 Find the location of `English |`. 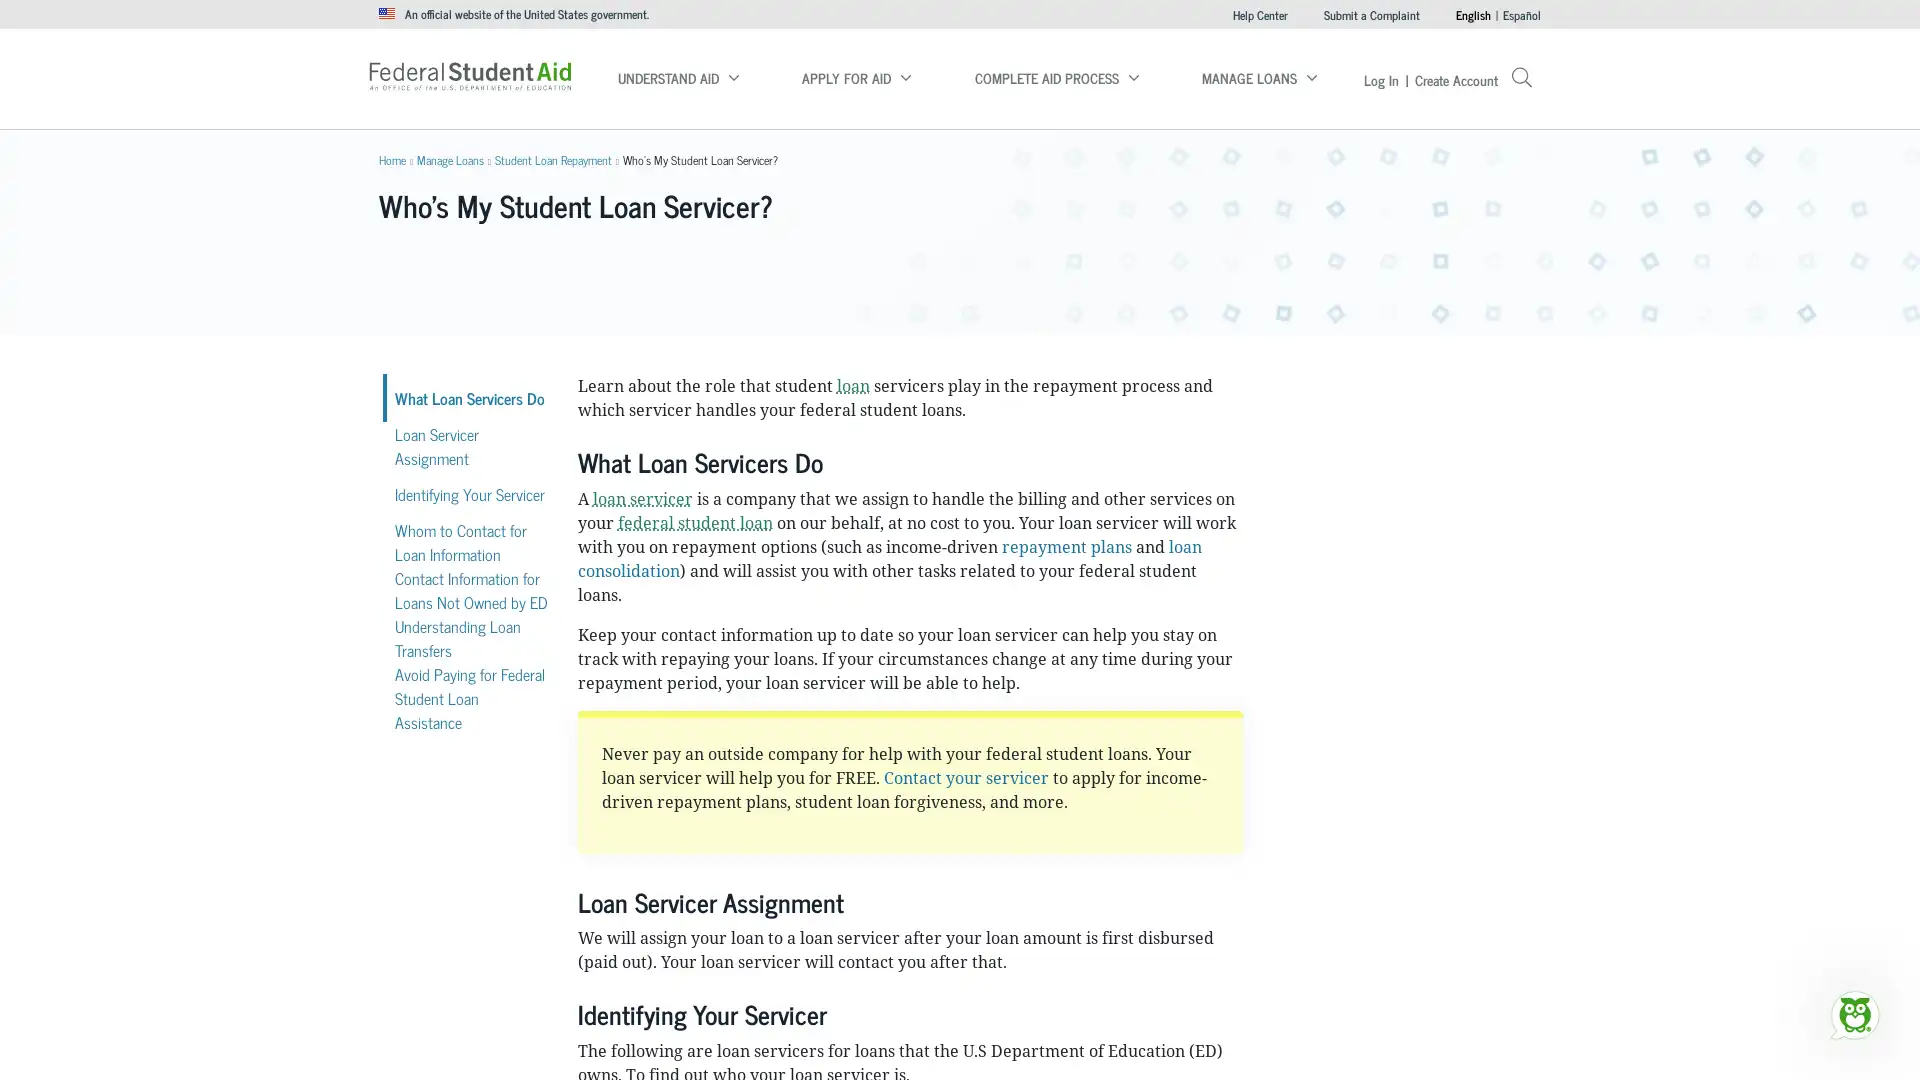

English | is located at coordinates (1473, 15).